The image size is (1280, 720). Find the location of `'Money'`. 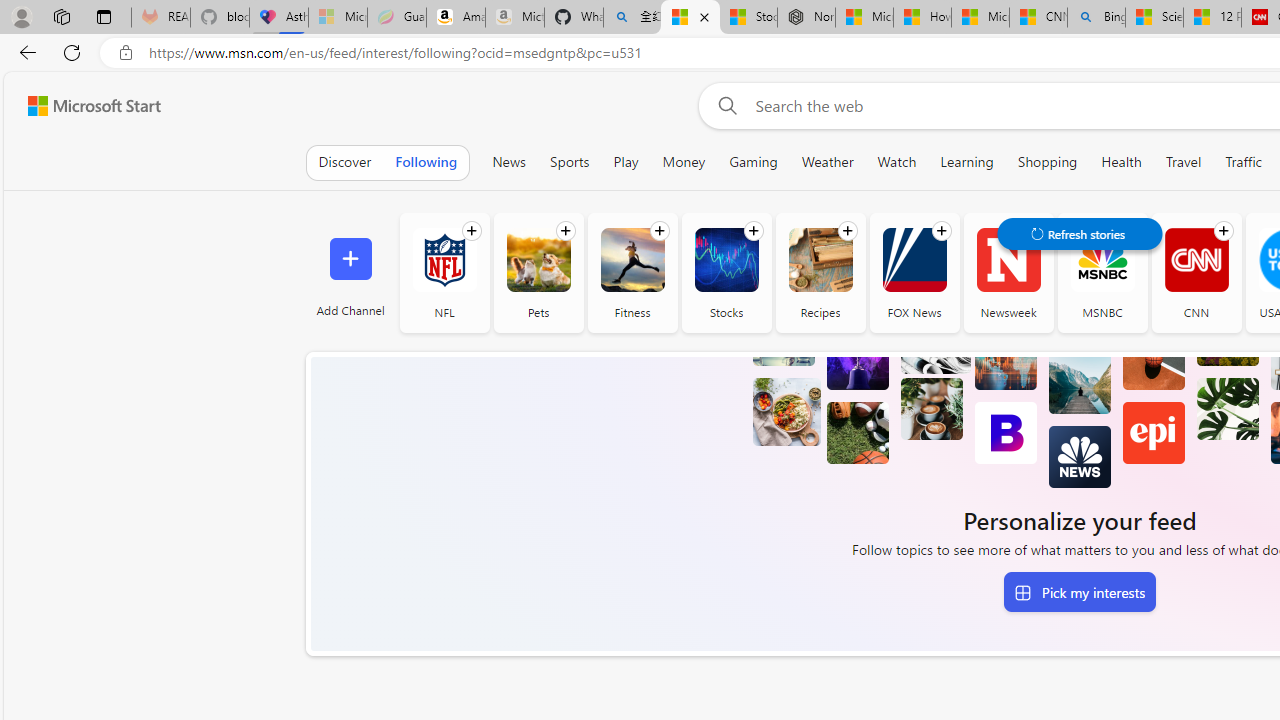

'Money' is located at coordinates (684, 161).